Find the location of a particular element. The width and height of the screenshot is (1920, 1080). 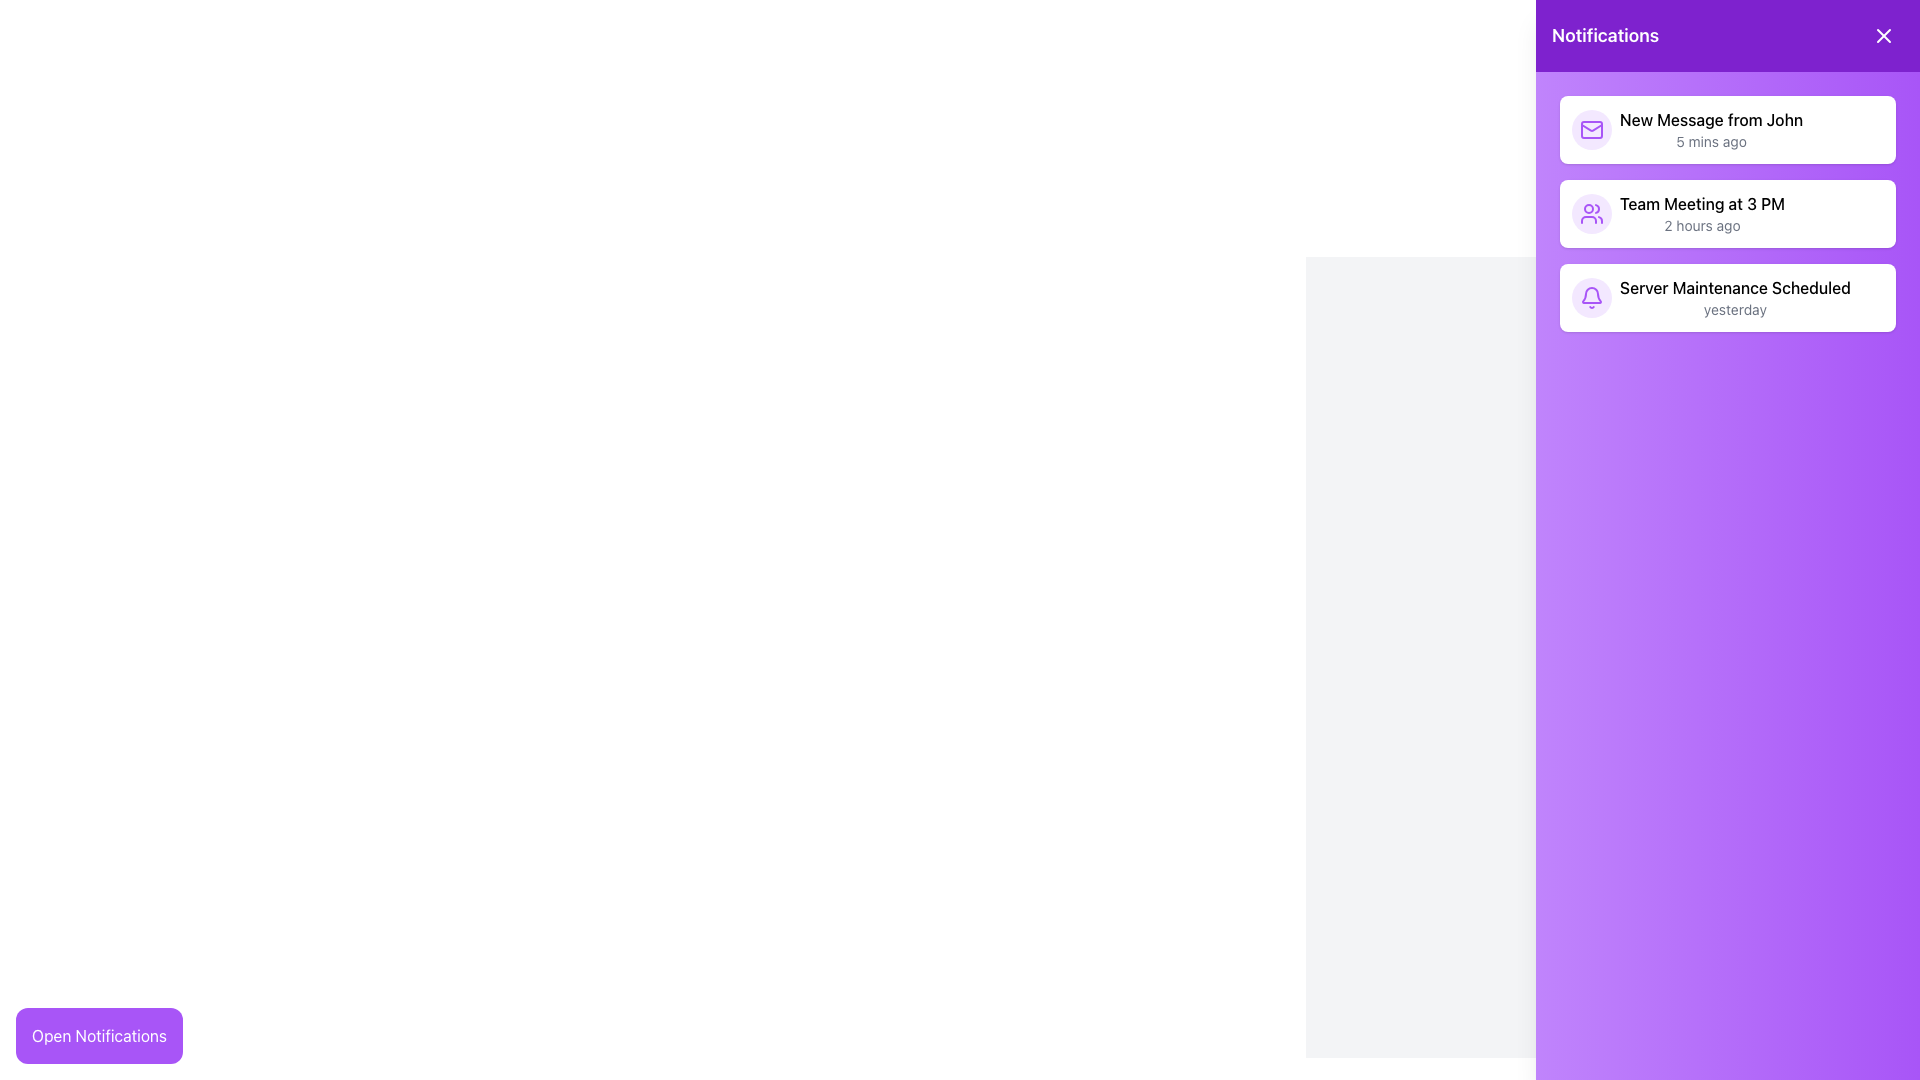

text of the second notification element in the notifications section, which contains 'Team Meeting at 3 PM' and '2 hours ago' is located at coordinates (1701, 213).